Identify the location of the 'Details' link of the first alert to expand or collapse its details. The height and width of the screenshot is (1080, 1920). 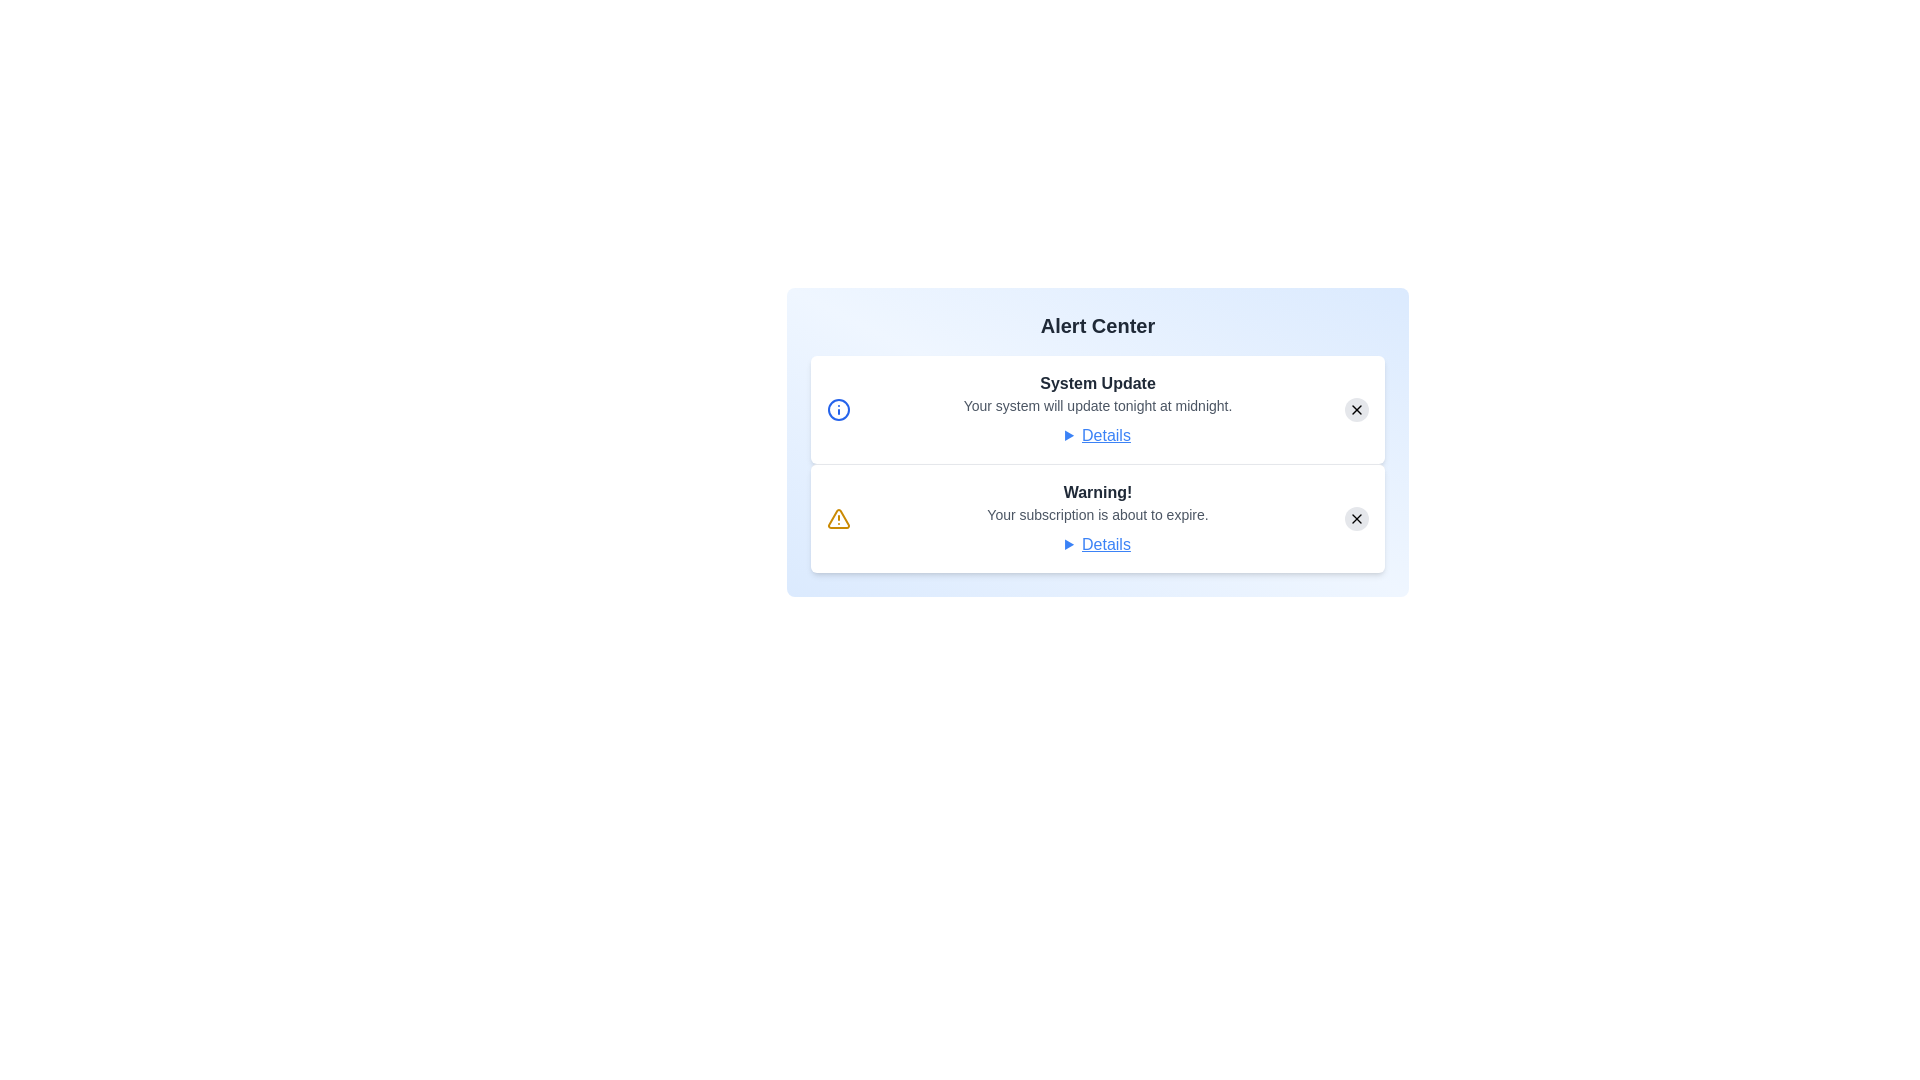
(1097, 434).